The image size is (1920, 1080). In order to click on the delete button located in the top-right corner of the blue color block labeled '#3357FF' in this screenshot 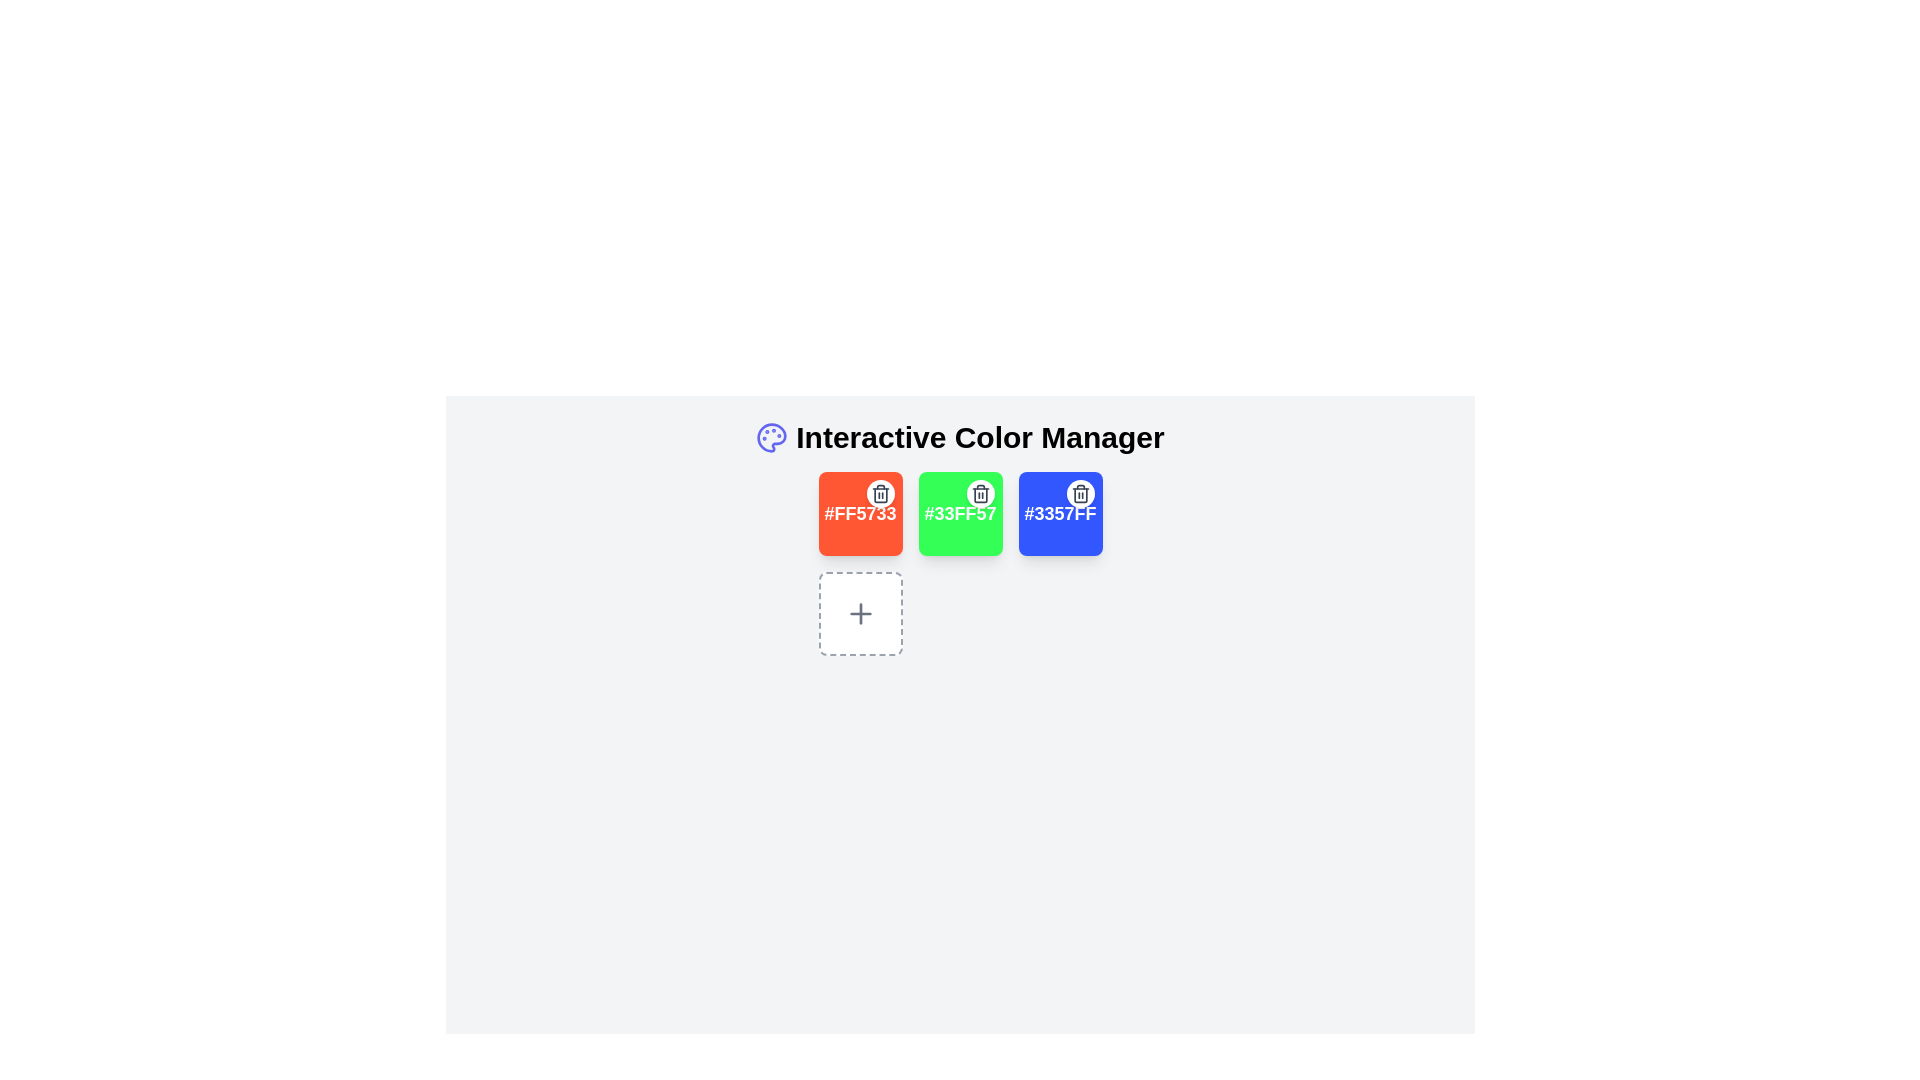, I will do `click(1079, 493)`.